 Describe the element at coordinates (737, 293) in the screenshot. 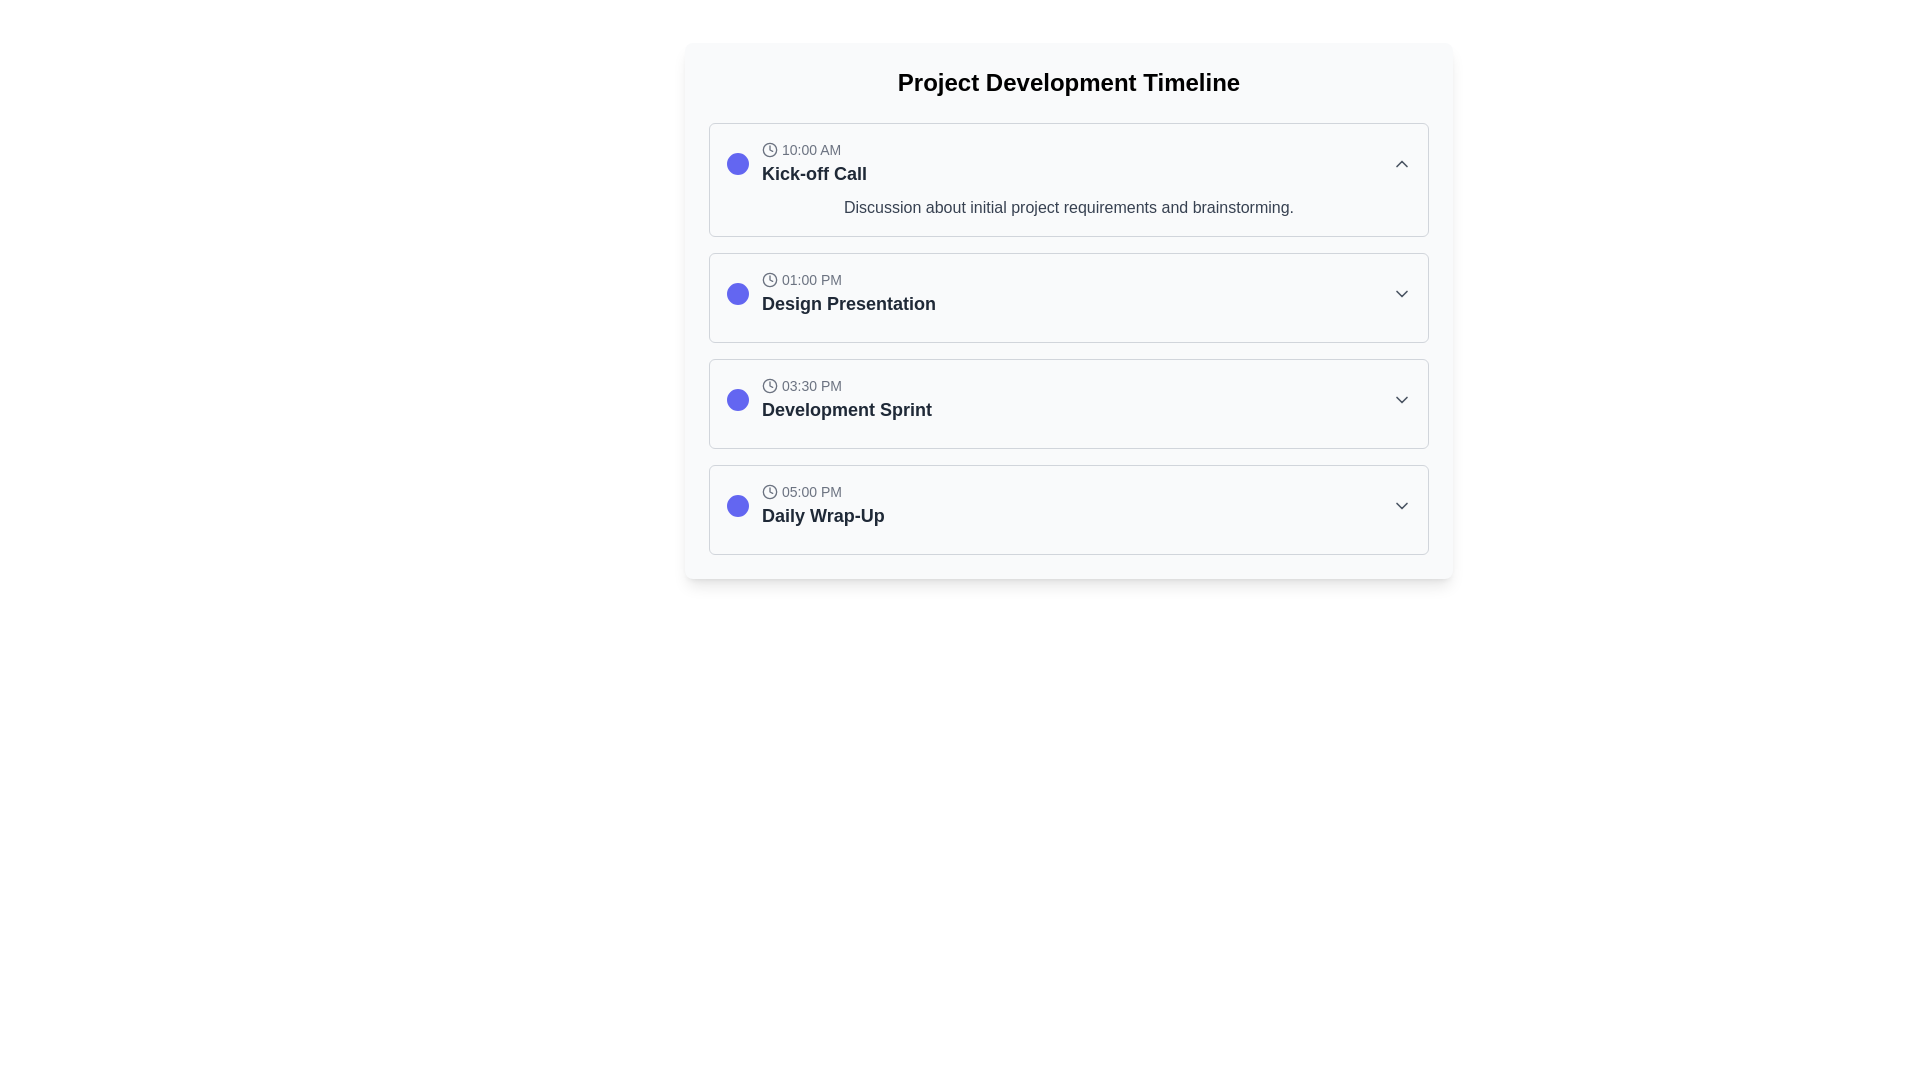

I see `the Circle graphic (SVG) representing an event in the 'Design Presentation' timeline, located to the left of the event's label` at that location.